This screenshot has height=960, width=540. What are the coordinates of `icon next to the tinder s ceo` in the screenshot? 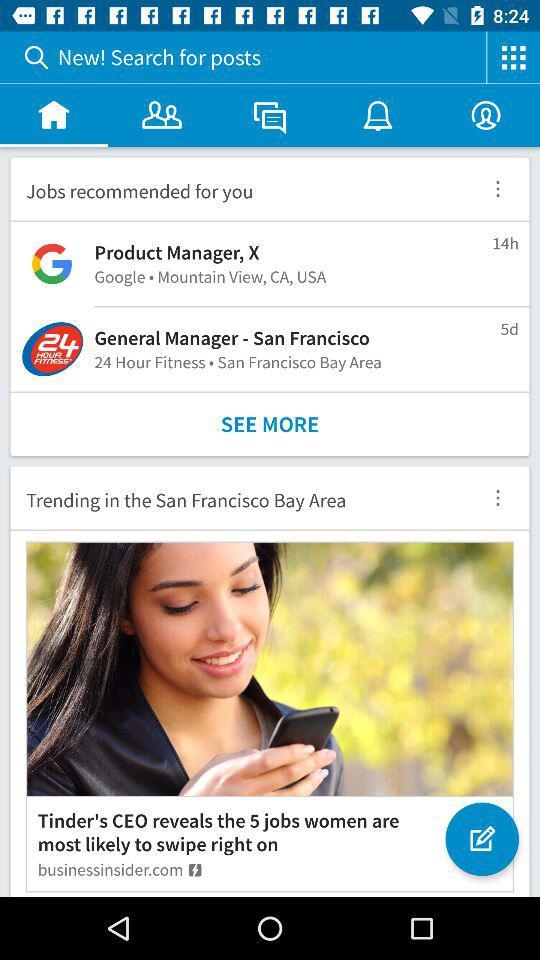 It's located at (480, 828).